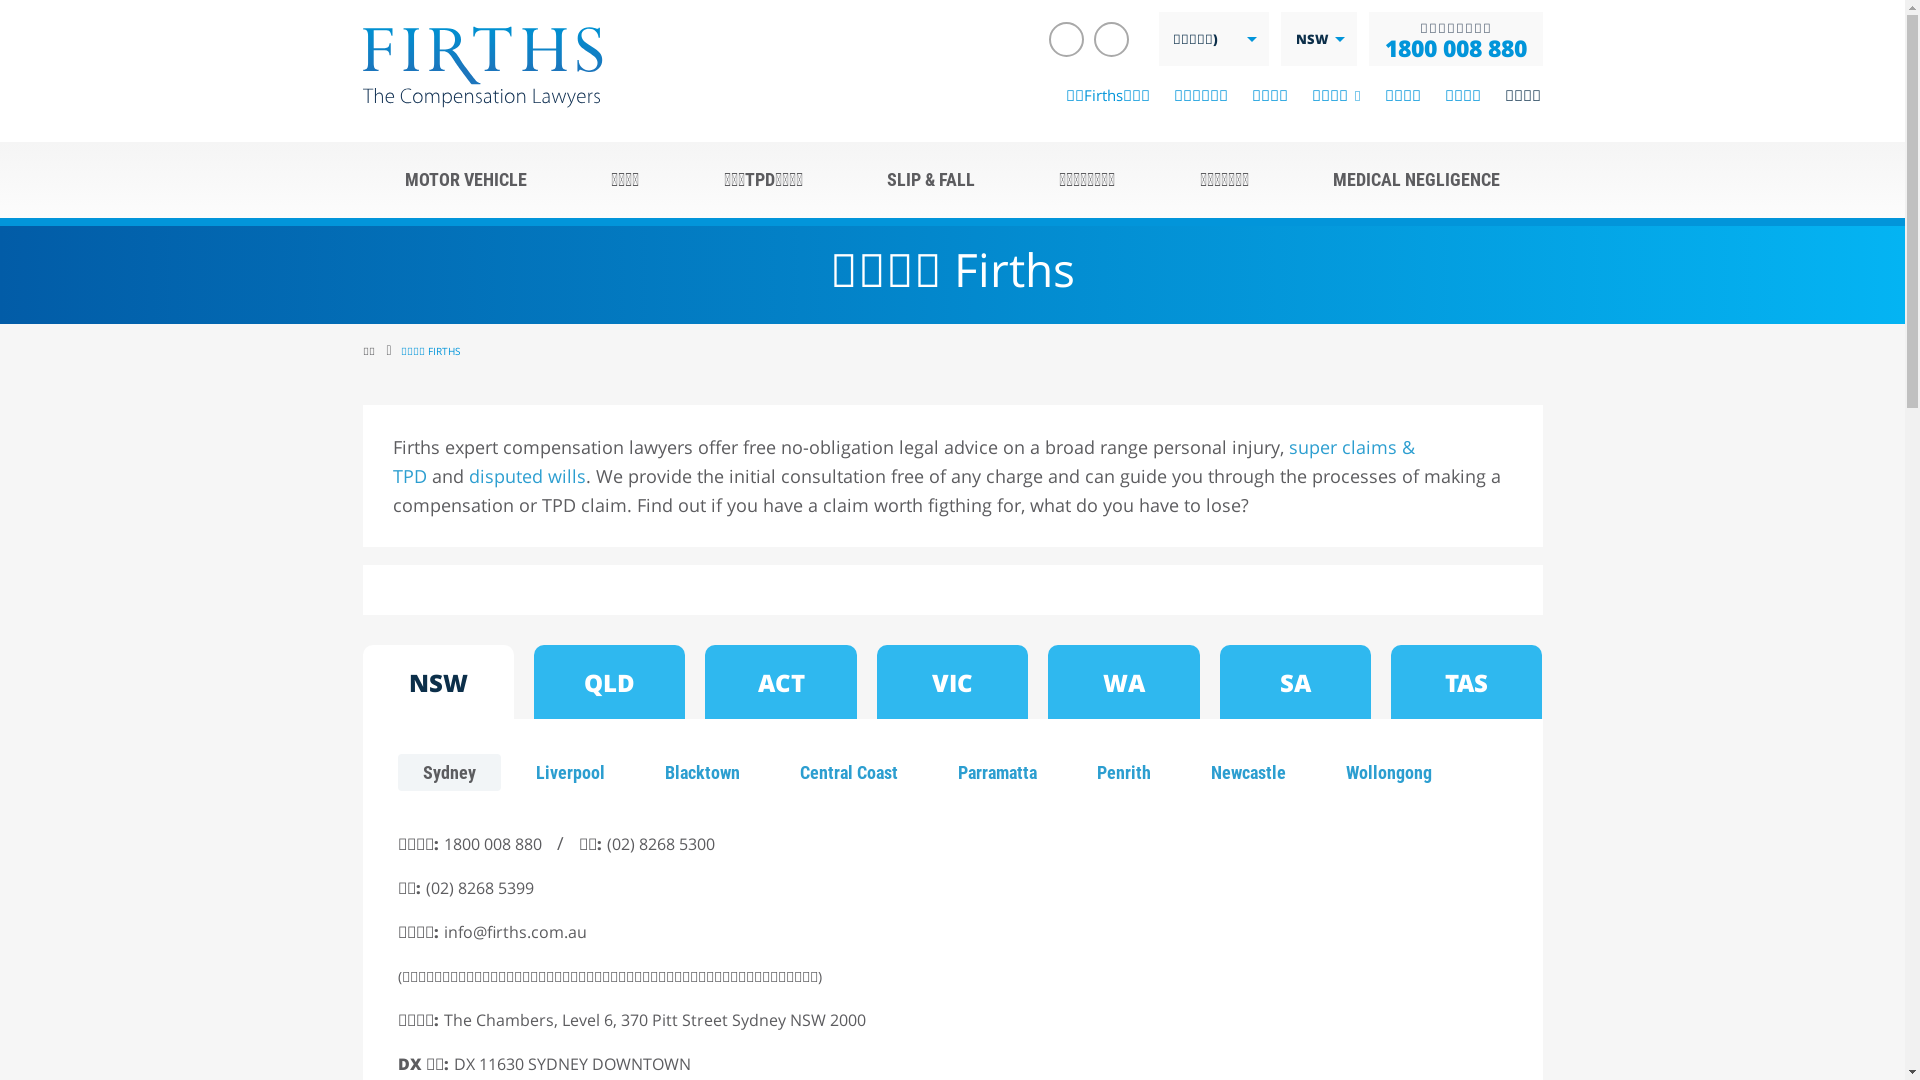  Describe the element at coordinates (526, 475) in the screenshot. I see `'disputed wills'` at that location.